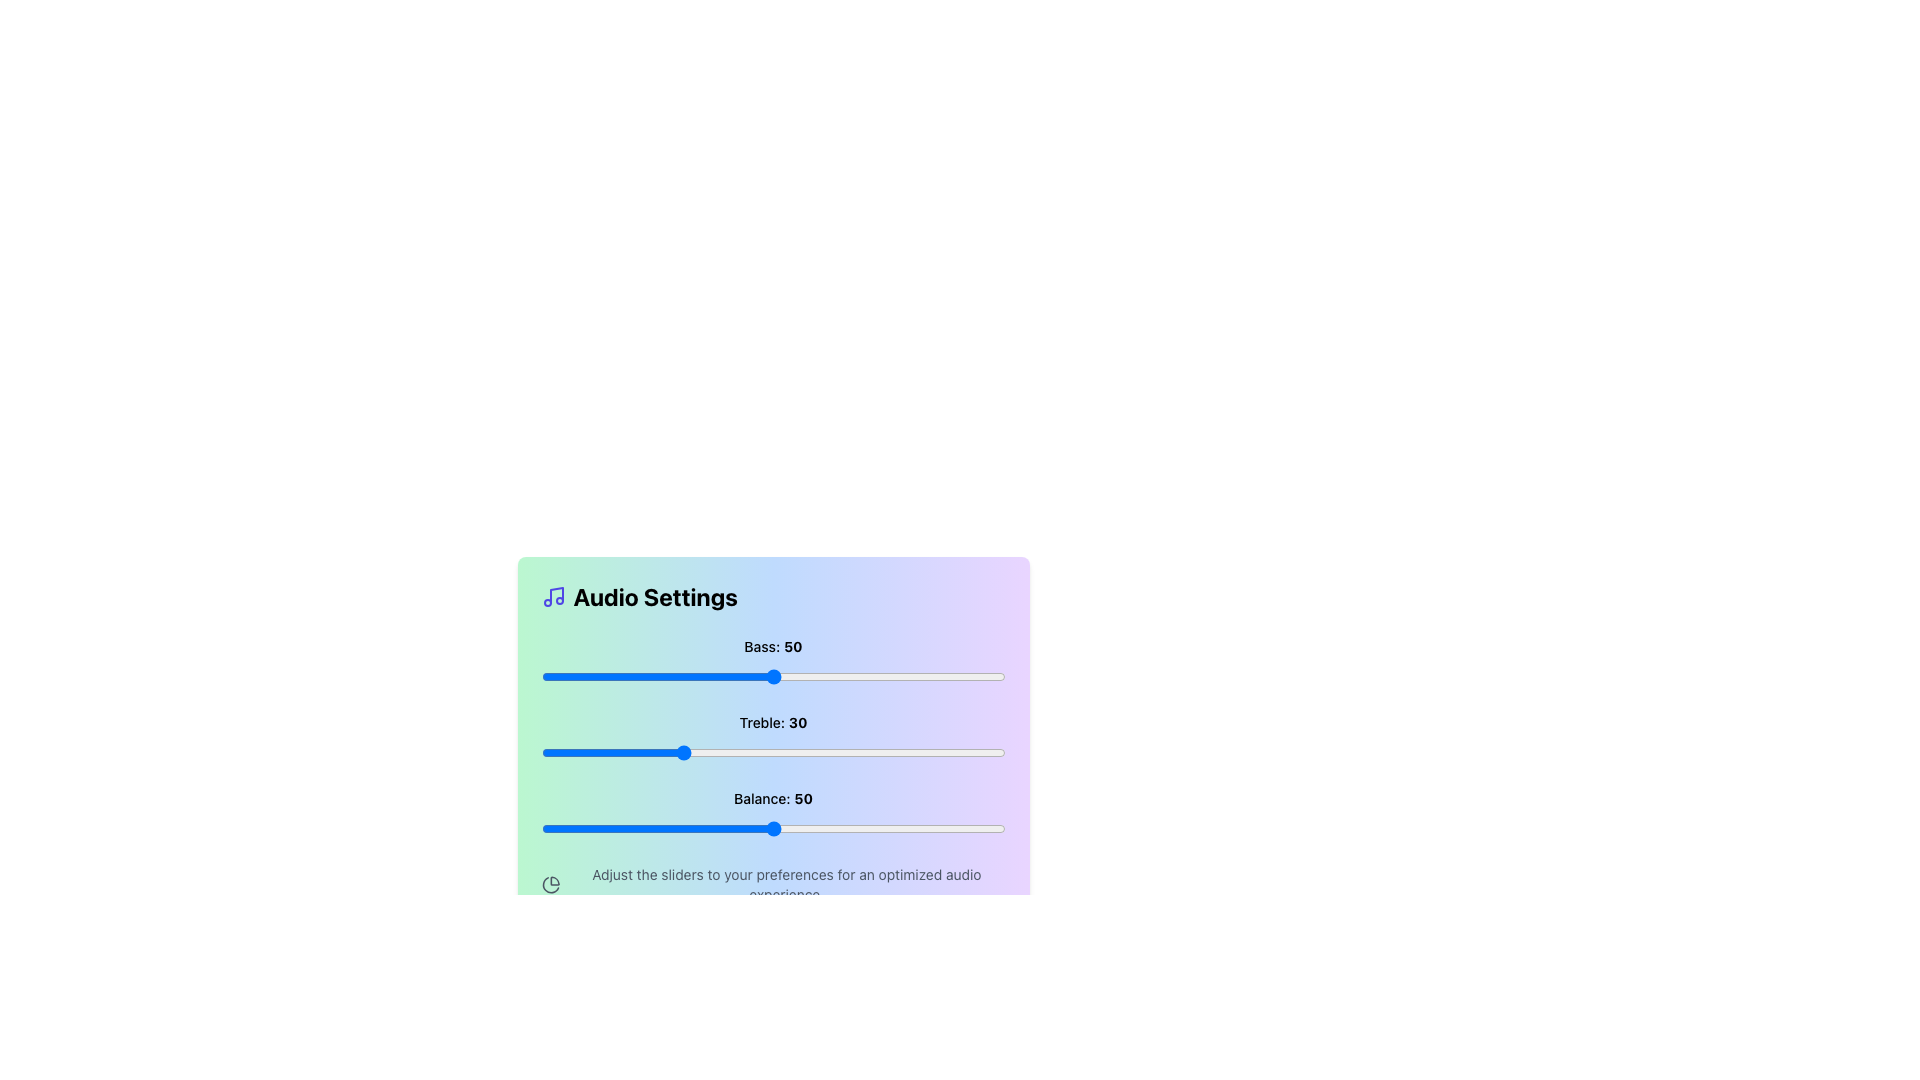  What do you see at coordinates (772, 722) in the screenshot?
I see `the Text Label element displaying 'Treble: 30', which is styled with 'Treble' normally and '30' in bold, located within the audio settings interface` at bounding box center [772, 722].